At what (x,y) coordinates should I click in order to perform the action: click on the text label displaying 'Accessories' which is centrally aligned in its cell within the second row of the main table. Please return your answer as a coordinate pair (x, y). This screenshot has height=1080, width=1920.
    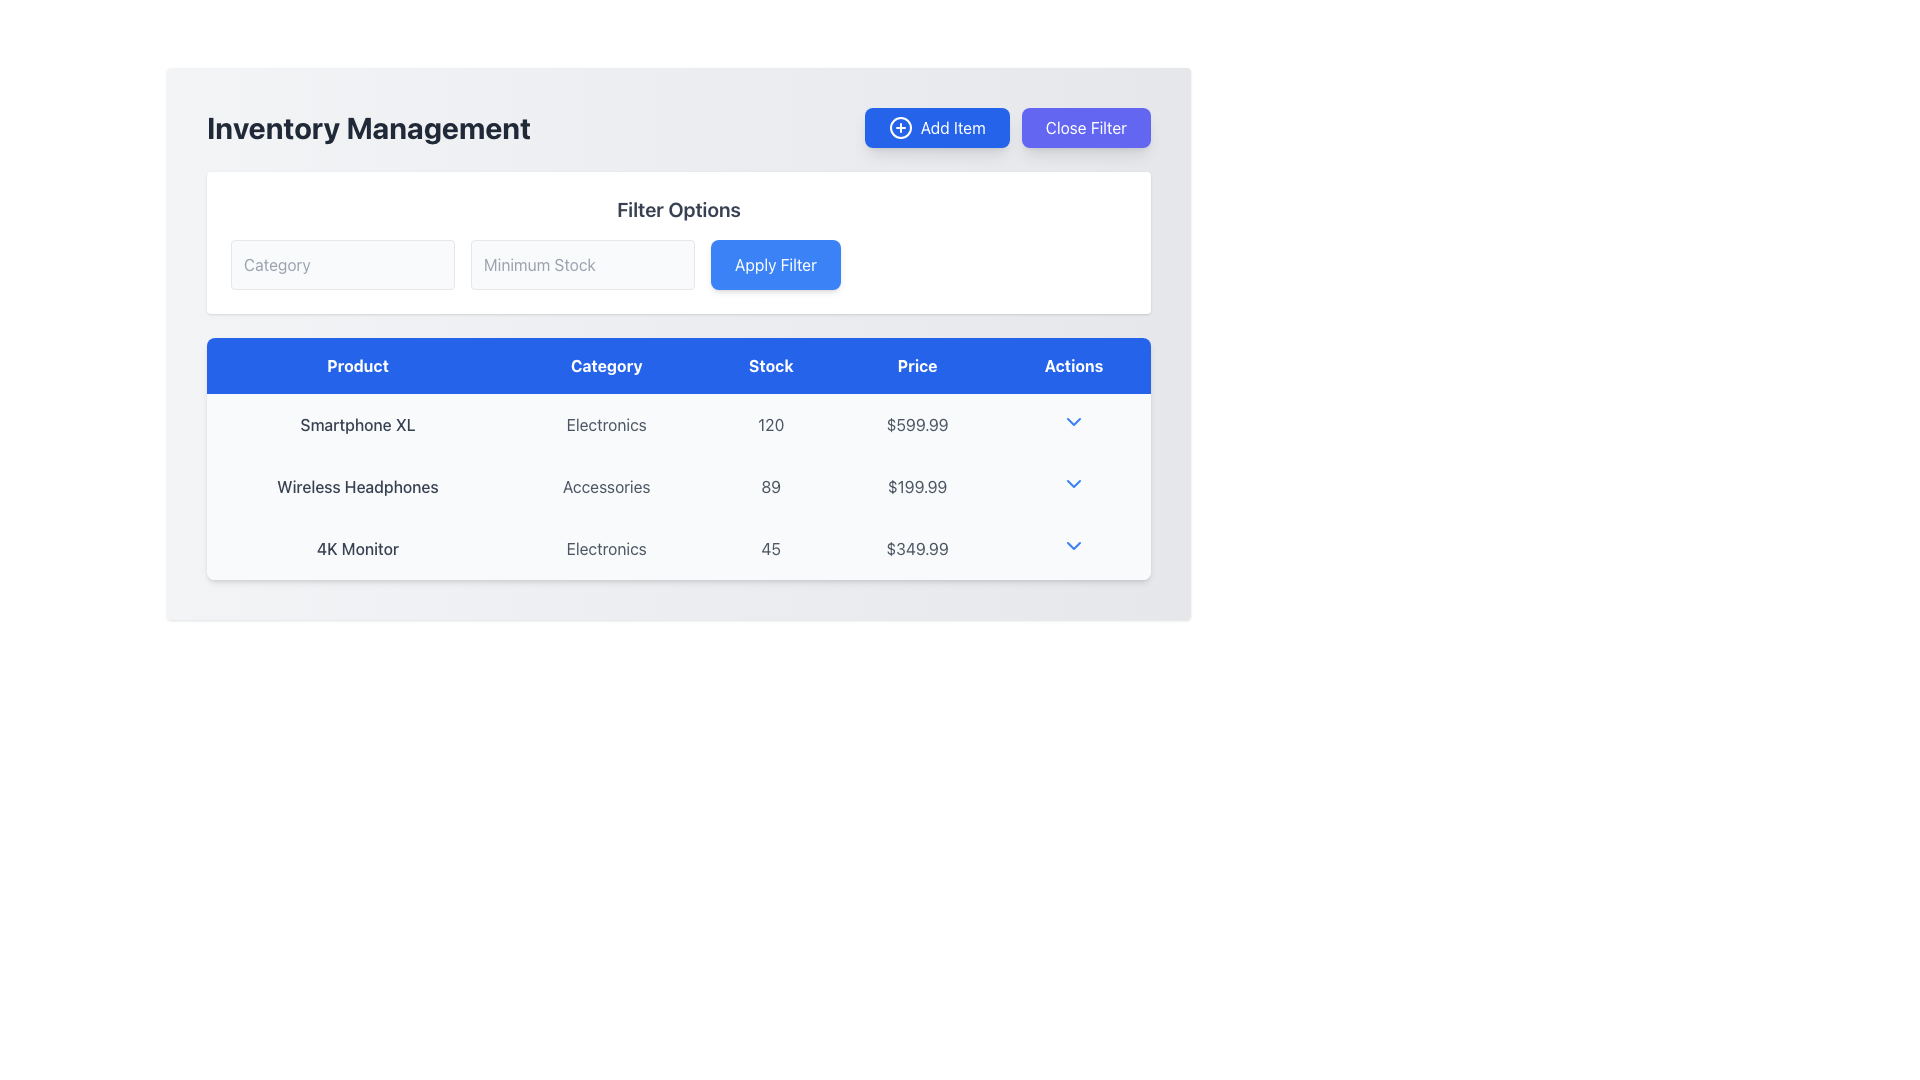
    Looking at the image, I should click on (605, 486).